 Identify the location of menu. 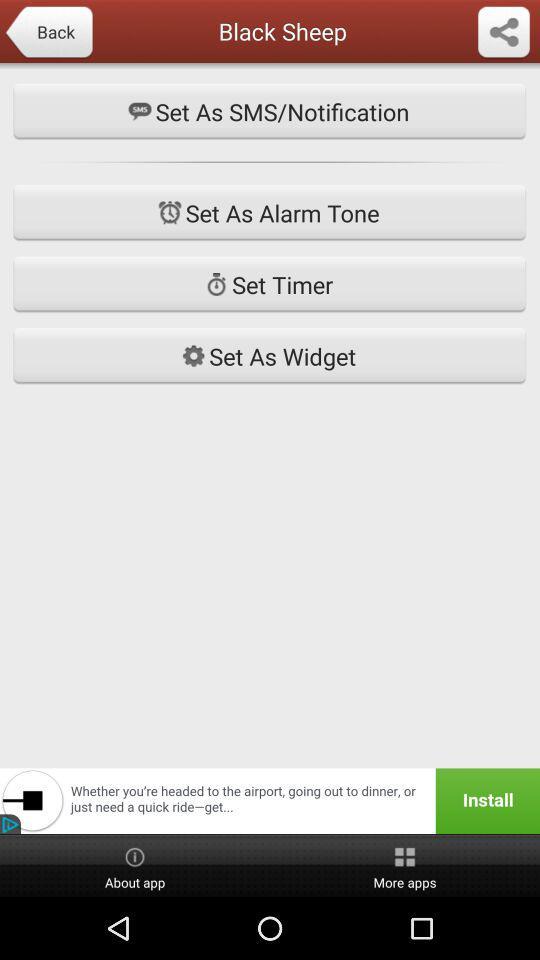
(502, 32).